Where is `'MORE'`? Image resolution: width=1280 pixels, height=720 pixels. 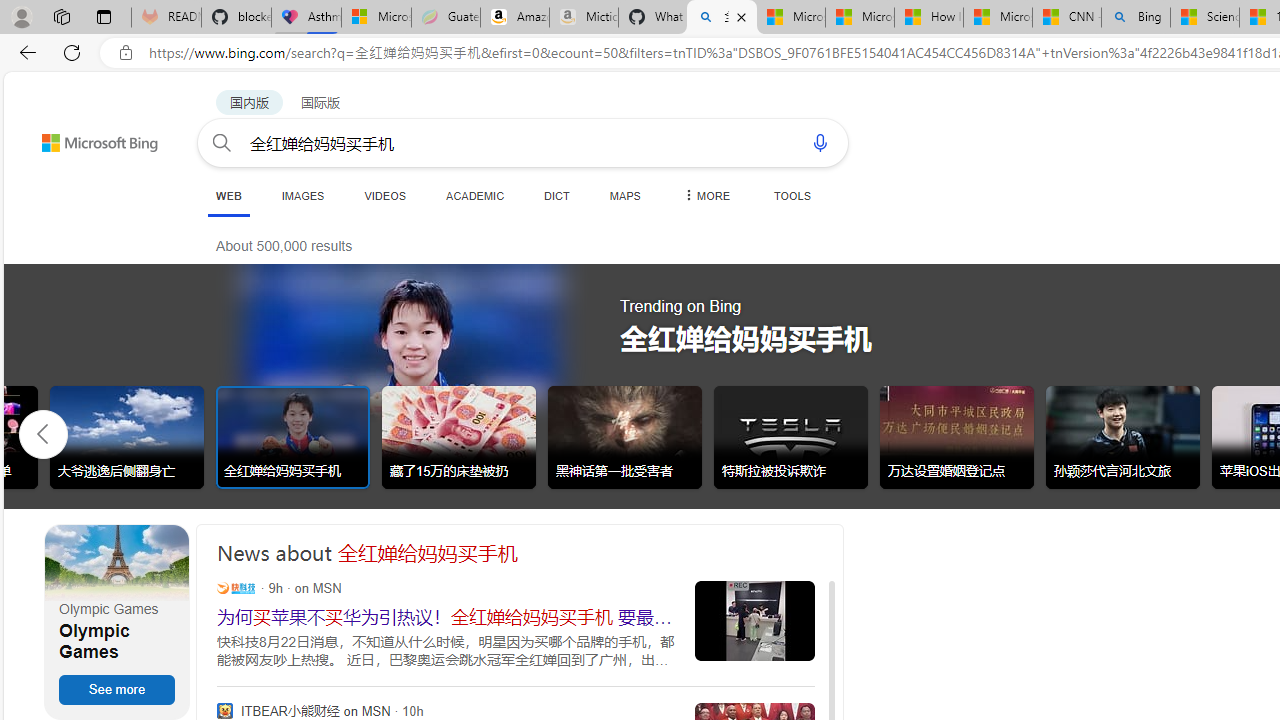 'MORE' is located at coordinates (705, 195).